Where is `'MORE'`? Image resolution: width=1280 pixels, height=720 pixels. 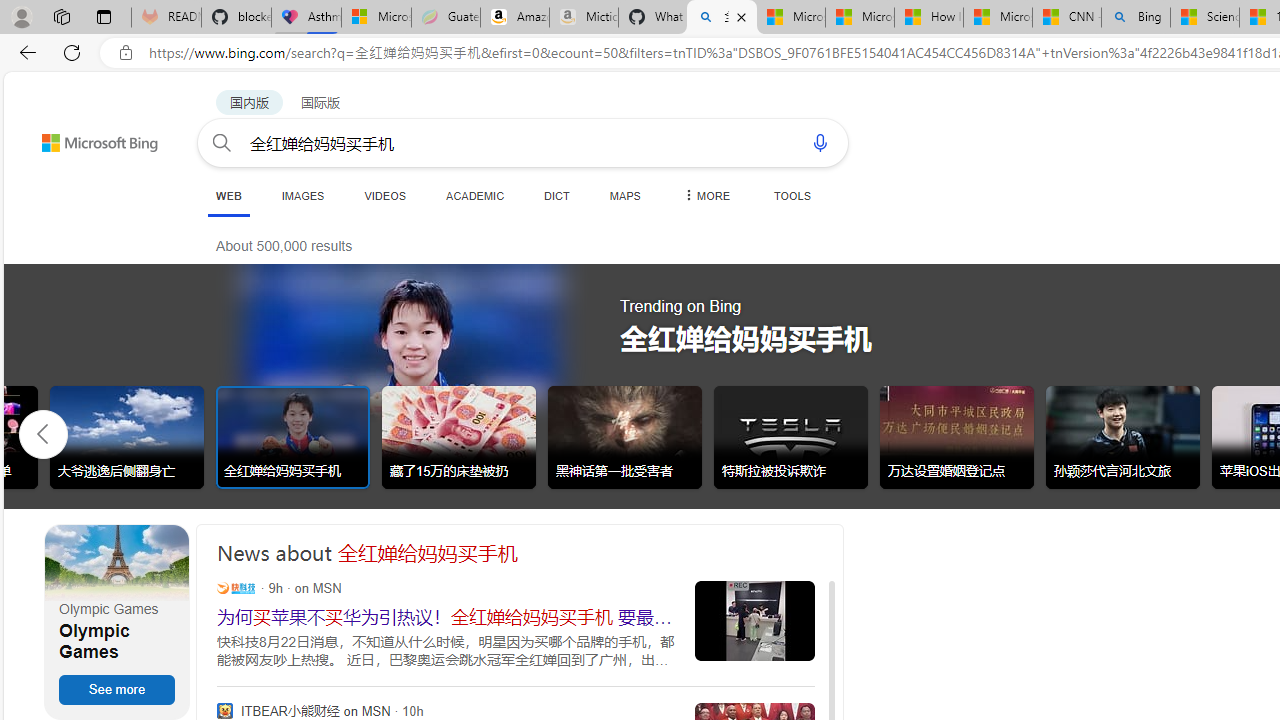 'MORE' is located at coordinates (705, 195).